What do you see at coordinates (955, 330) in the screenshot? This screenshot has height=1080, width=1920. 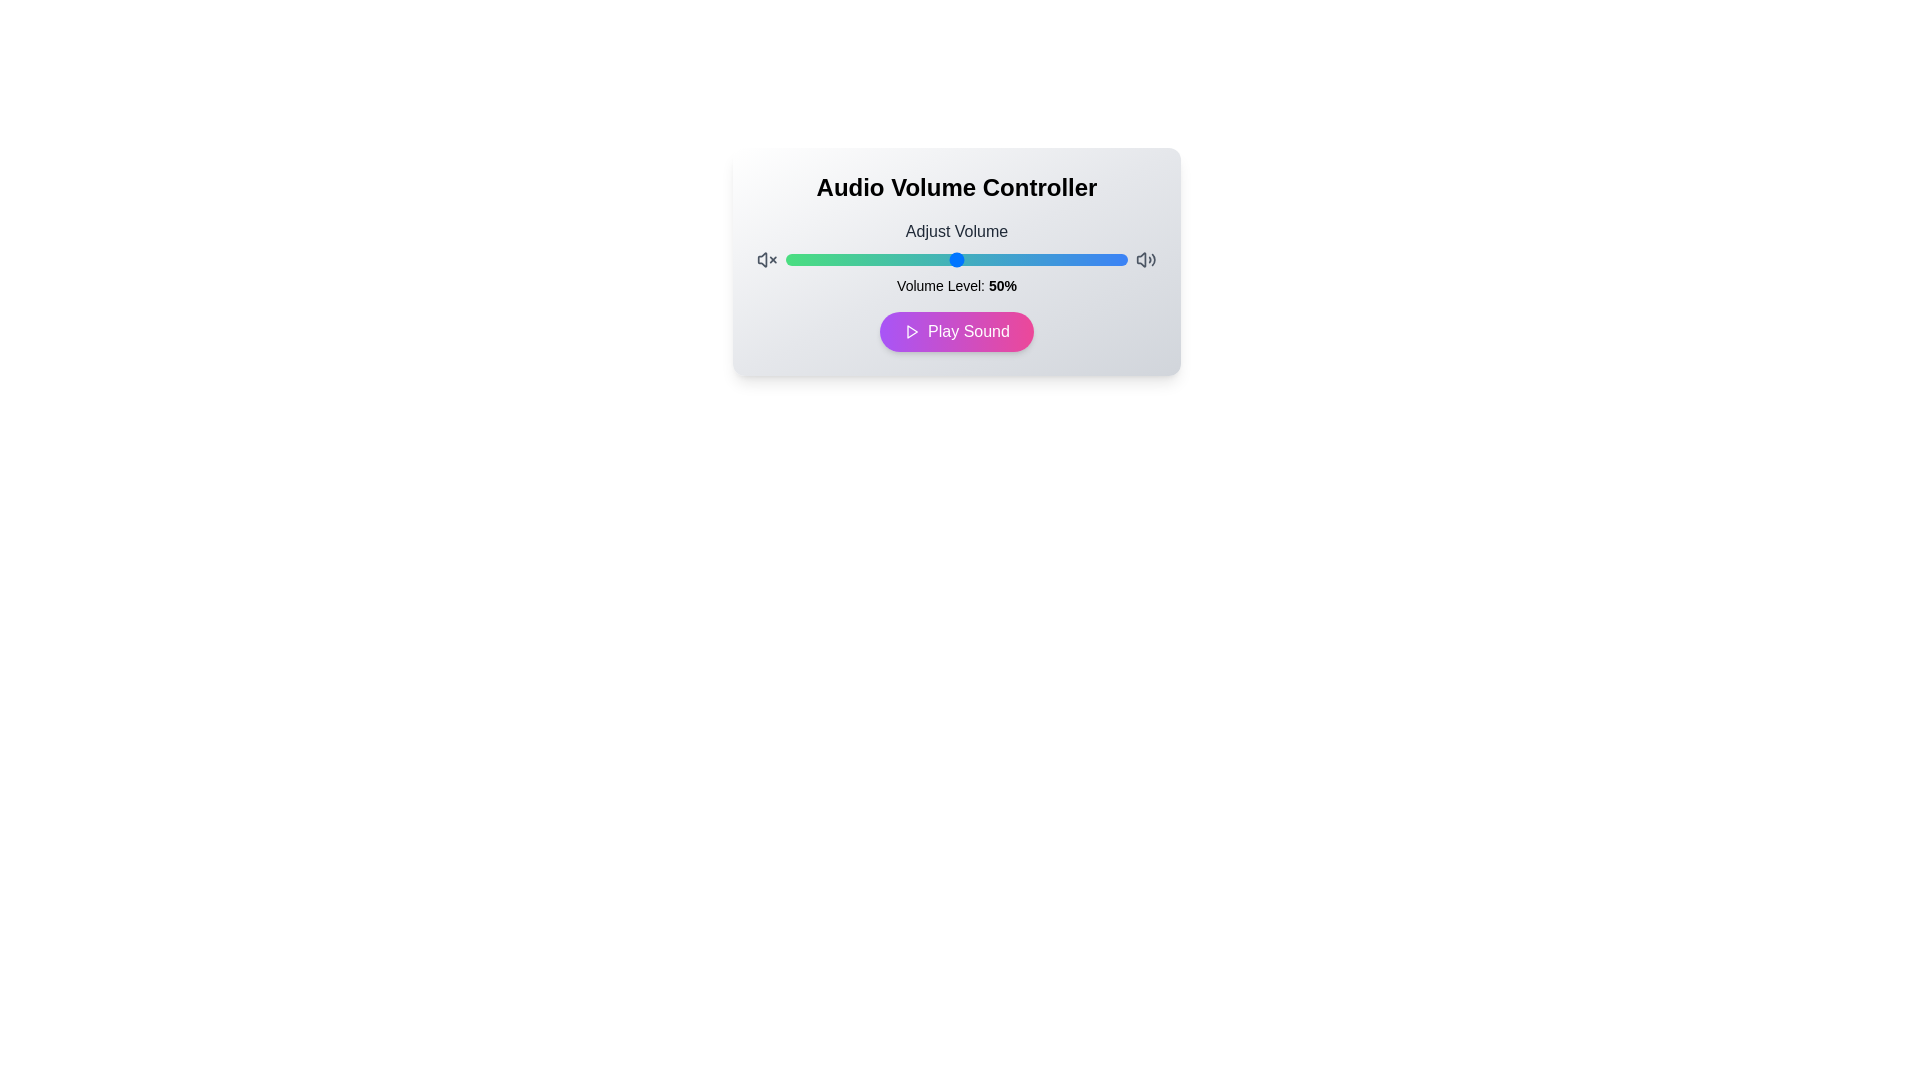 I see `the 'Play Sound' button to play the sound at the current volume level` at bounding box center [955, 330].